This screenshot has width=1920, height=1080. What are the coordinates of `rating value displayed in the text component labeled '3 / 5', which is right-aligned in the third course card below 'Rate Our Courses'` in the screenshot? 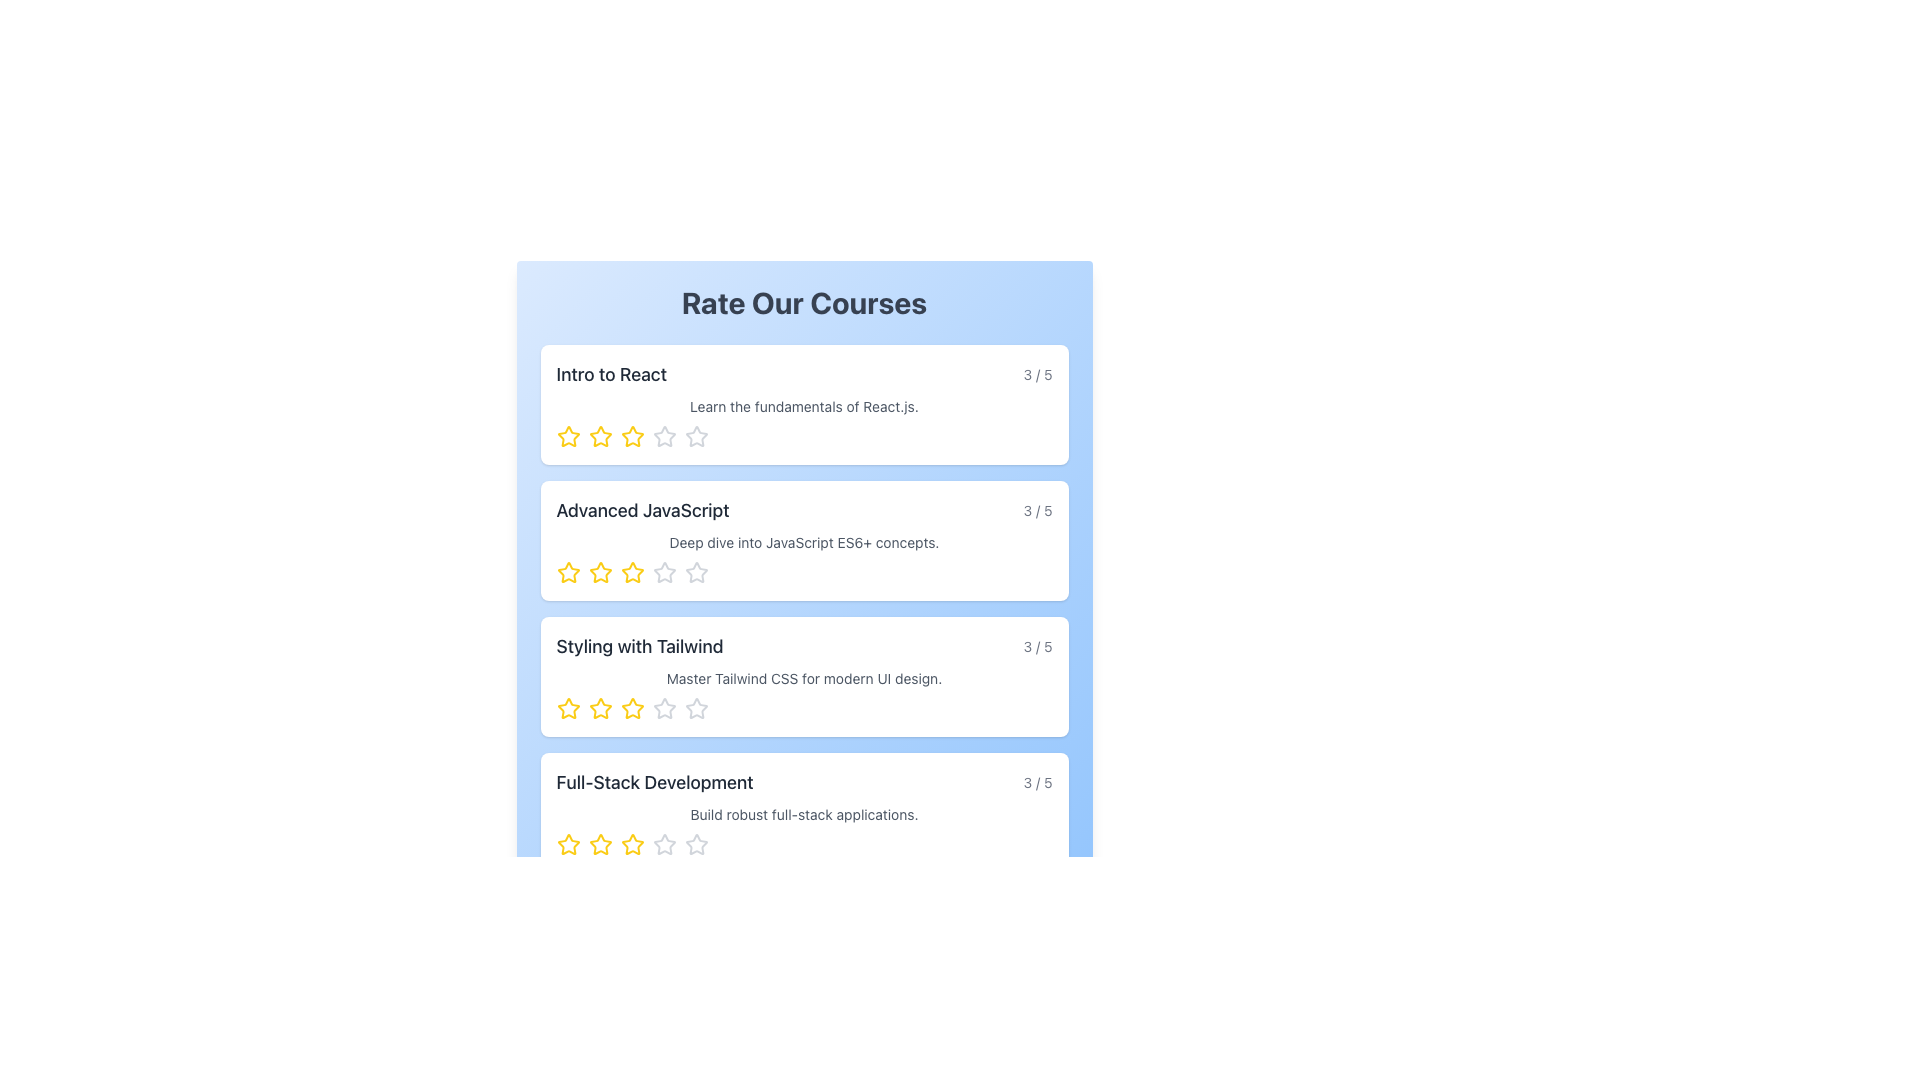 It's located at (1038, 647).